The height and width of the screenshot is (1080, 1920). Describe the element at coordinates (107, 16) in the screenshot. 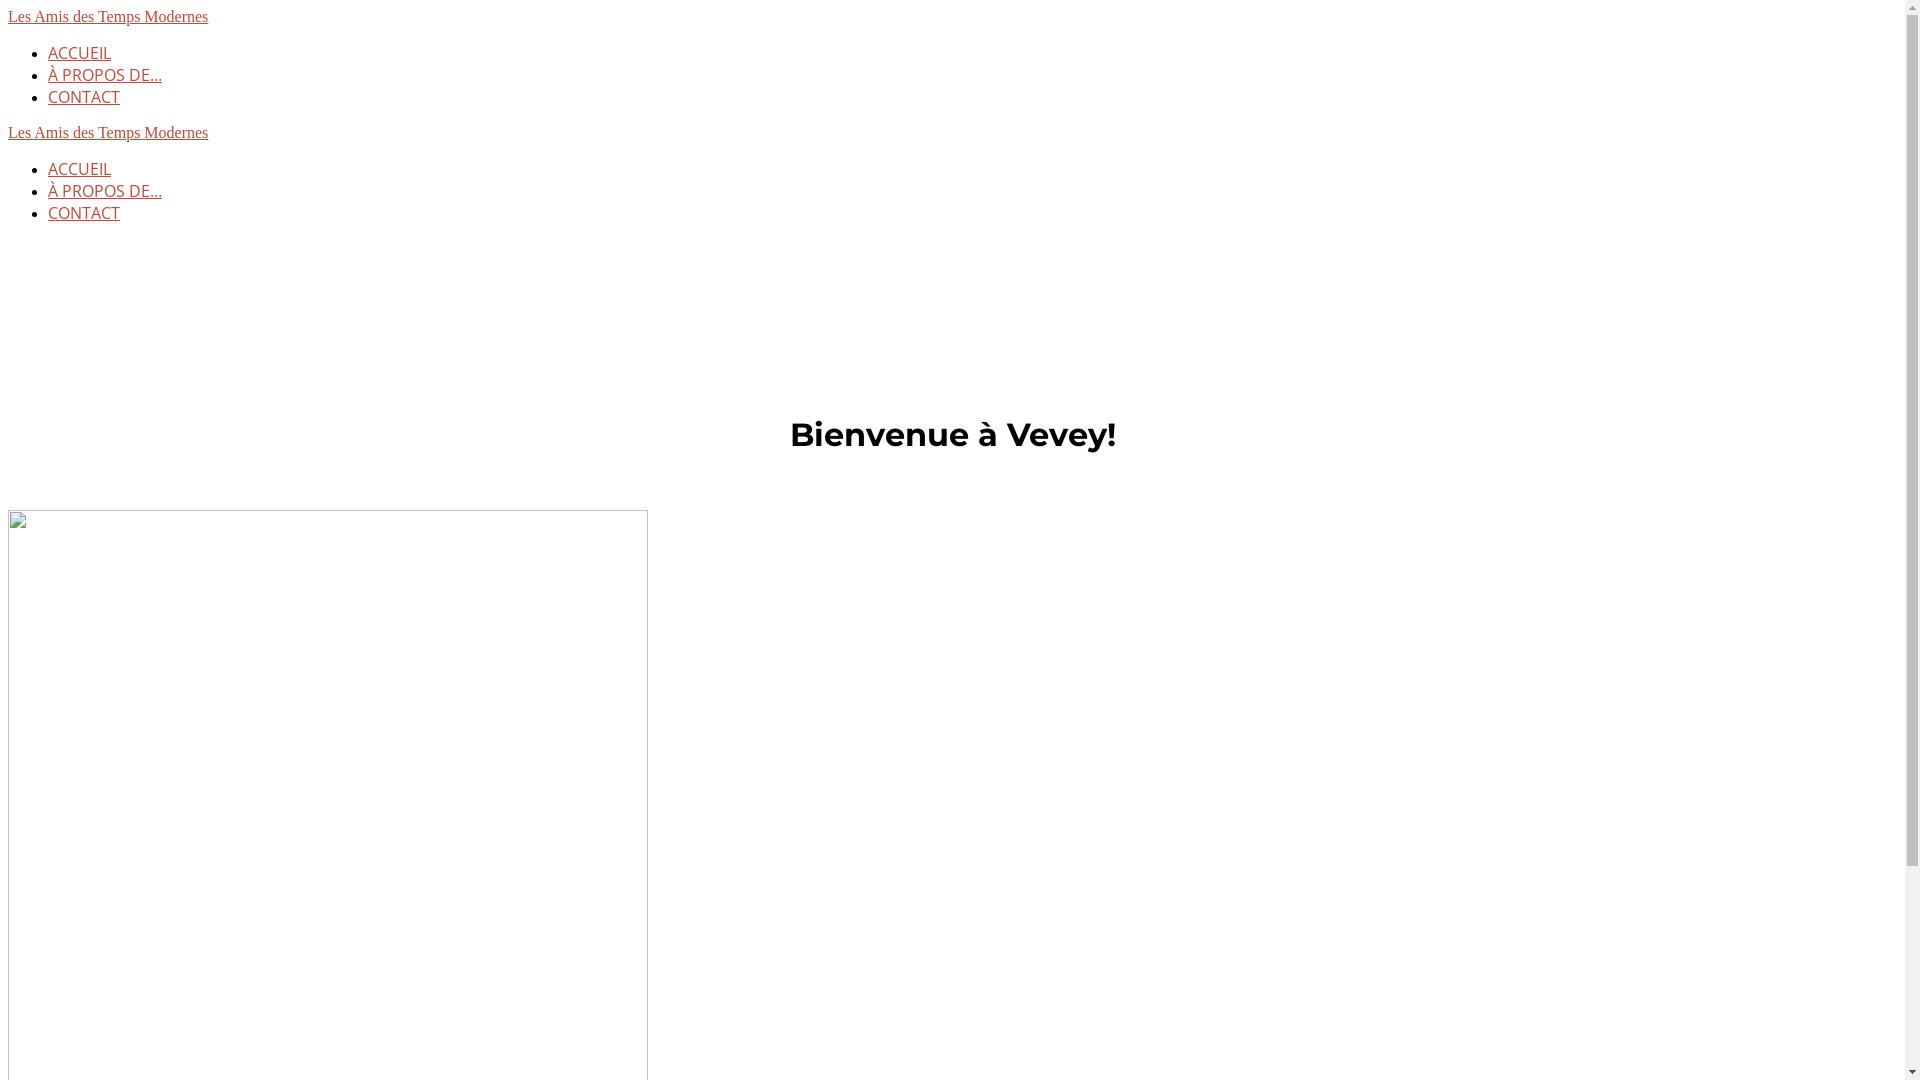

I see `'Les Amis des Temps Modernes'` at that location.